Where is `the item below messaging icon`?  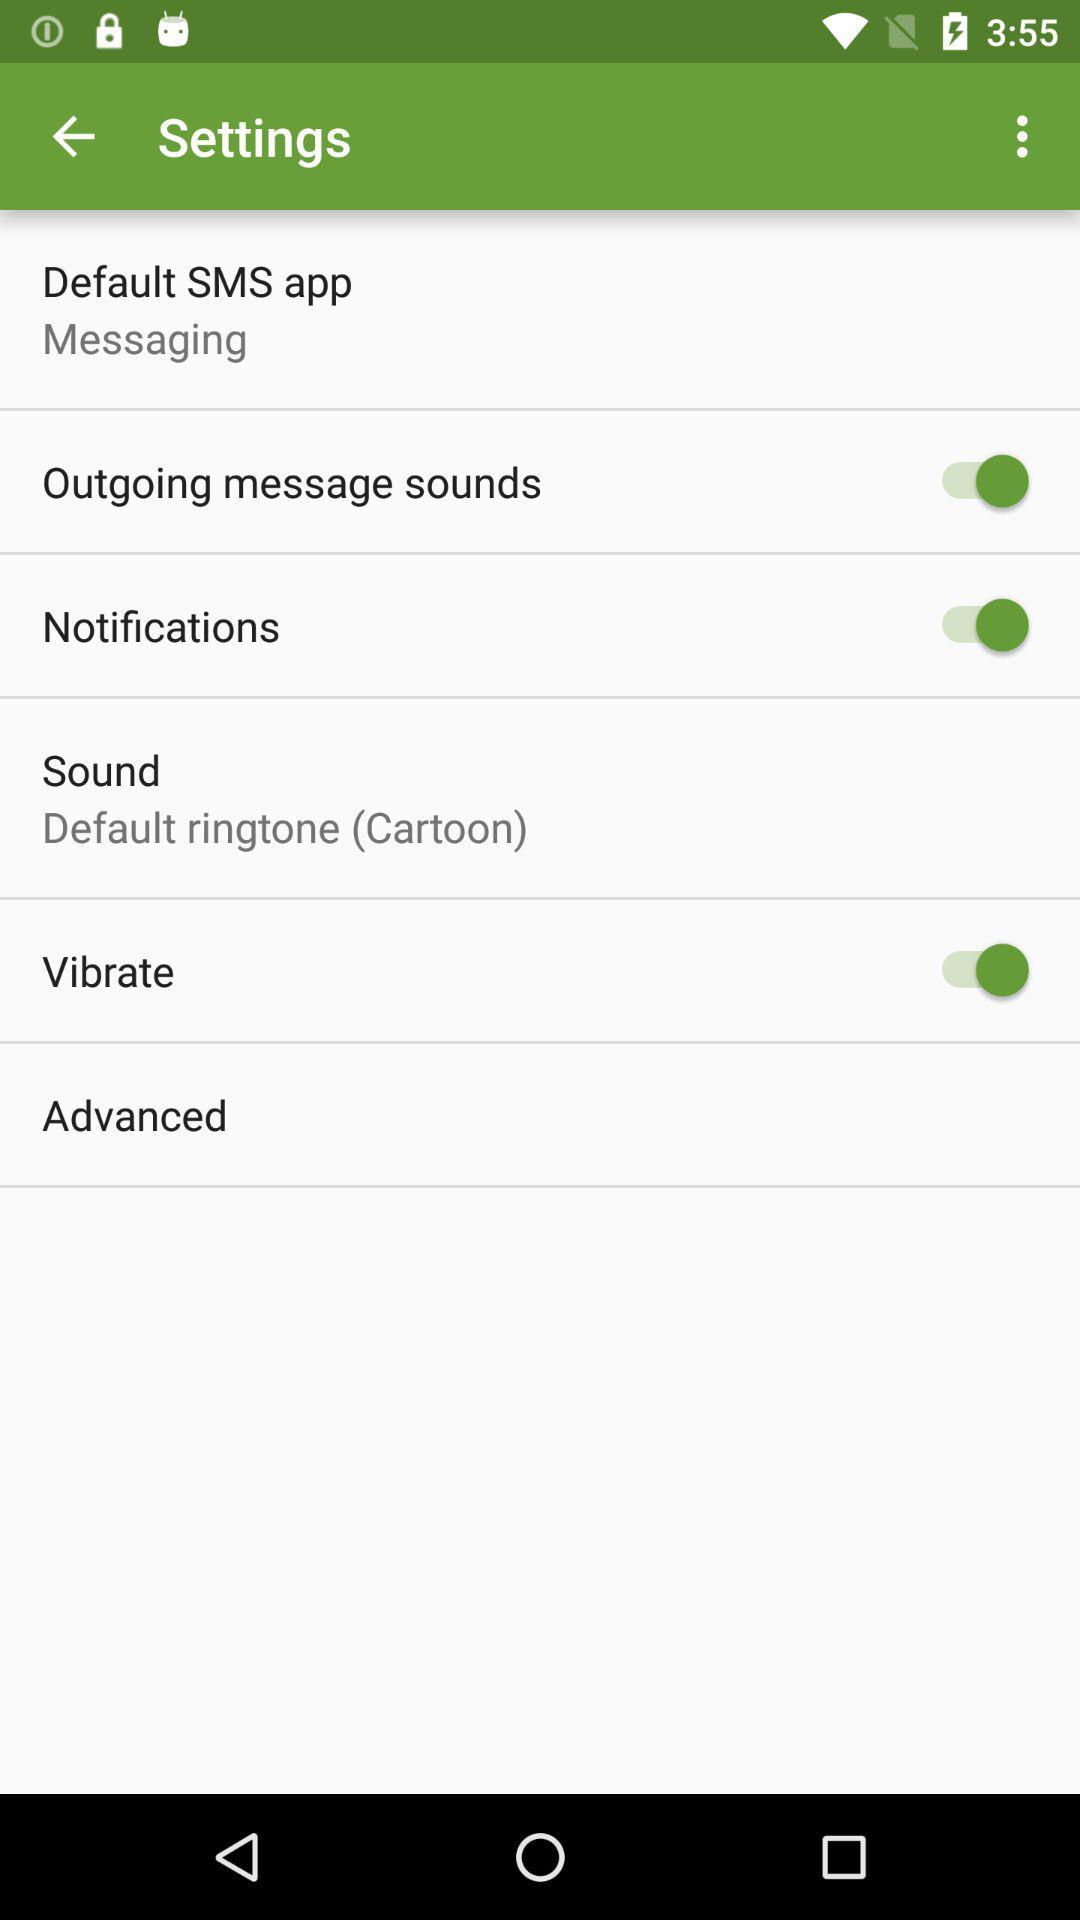 the item below messaging icon is located at coordinates (292, 481).